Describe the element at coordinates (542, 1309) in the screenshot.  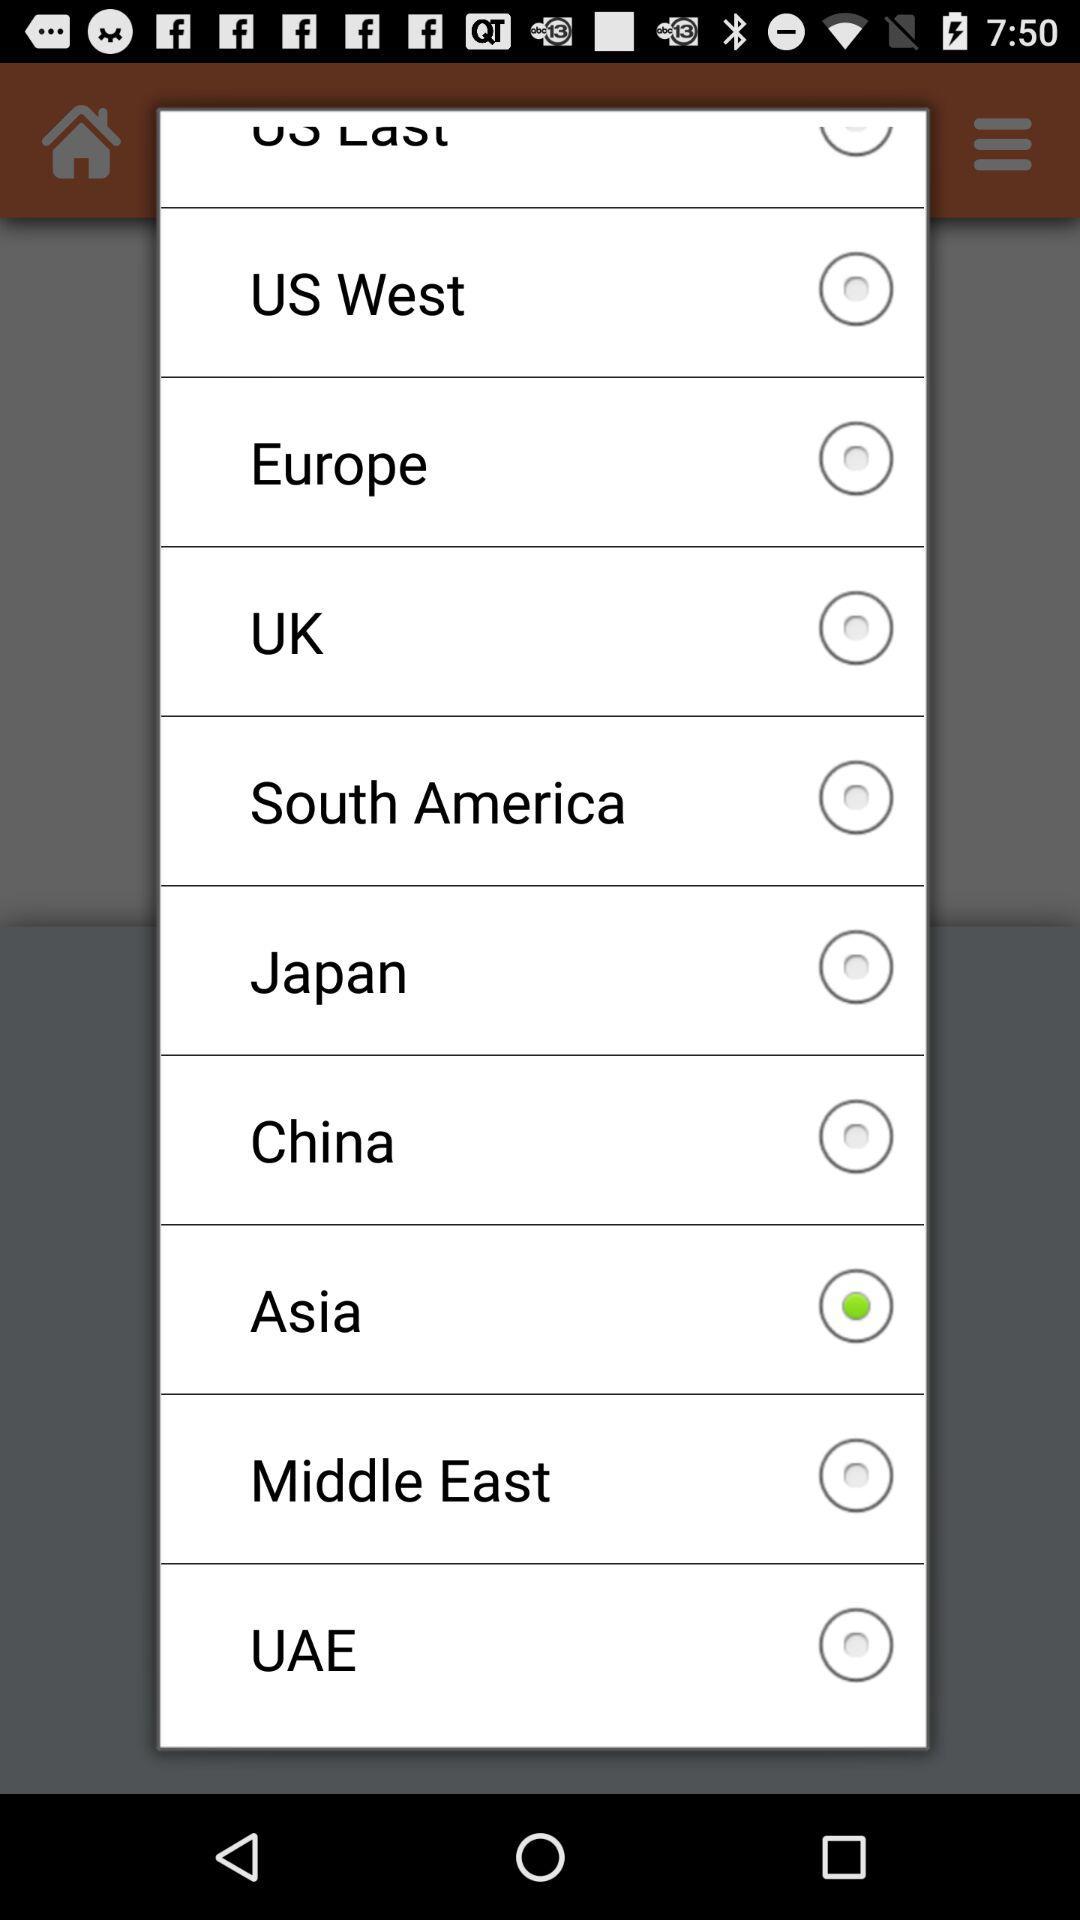
I see `item above     middle east checkbox` at that location.